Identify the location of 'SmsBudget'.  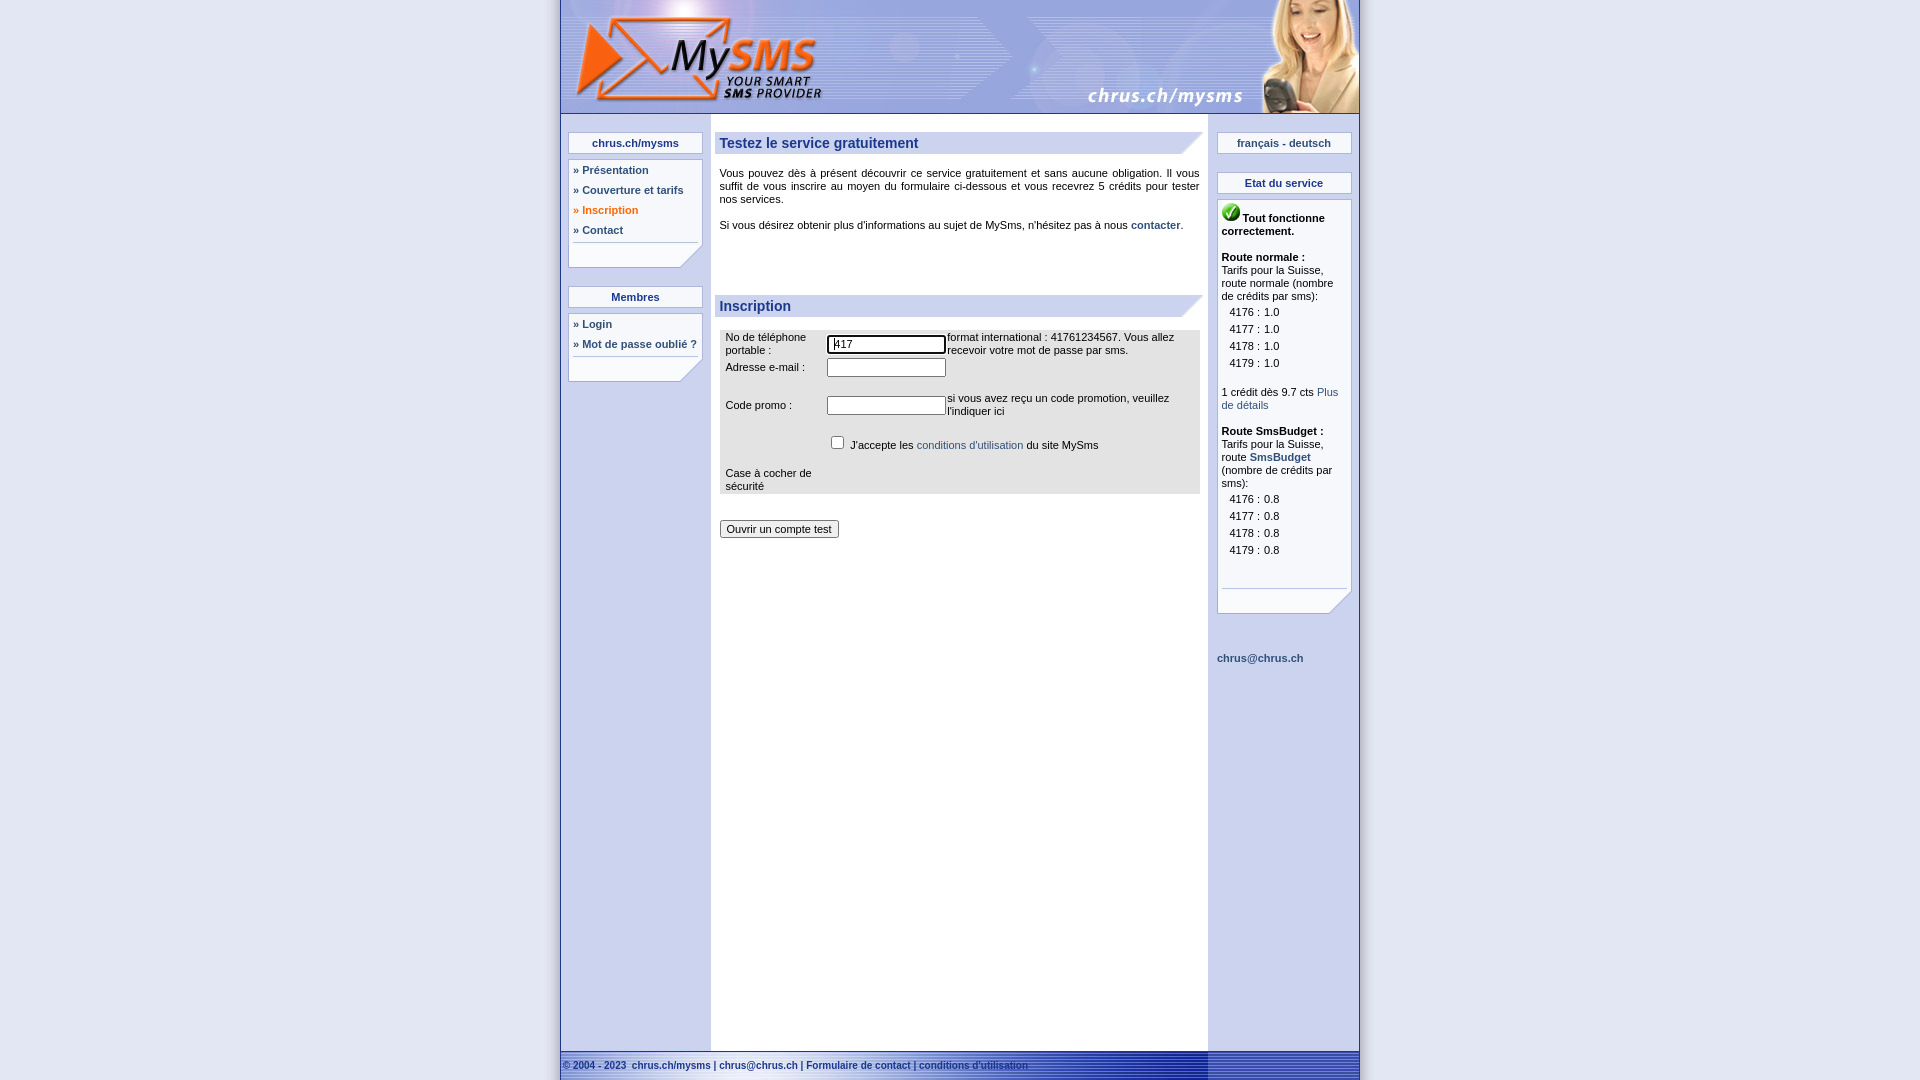
(1280, 456).